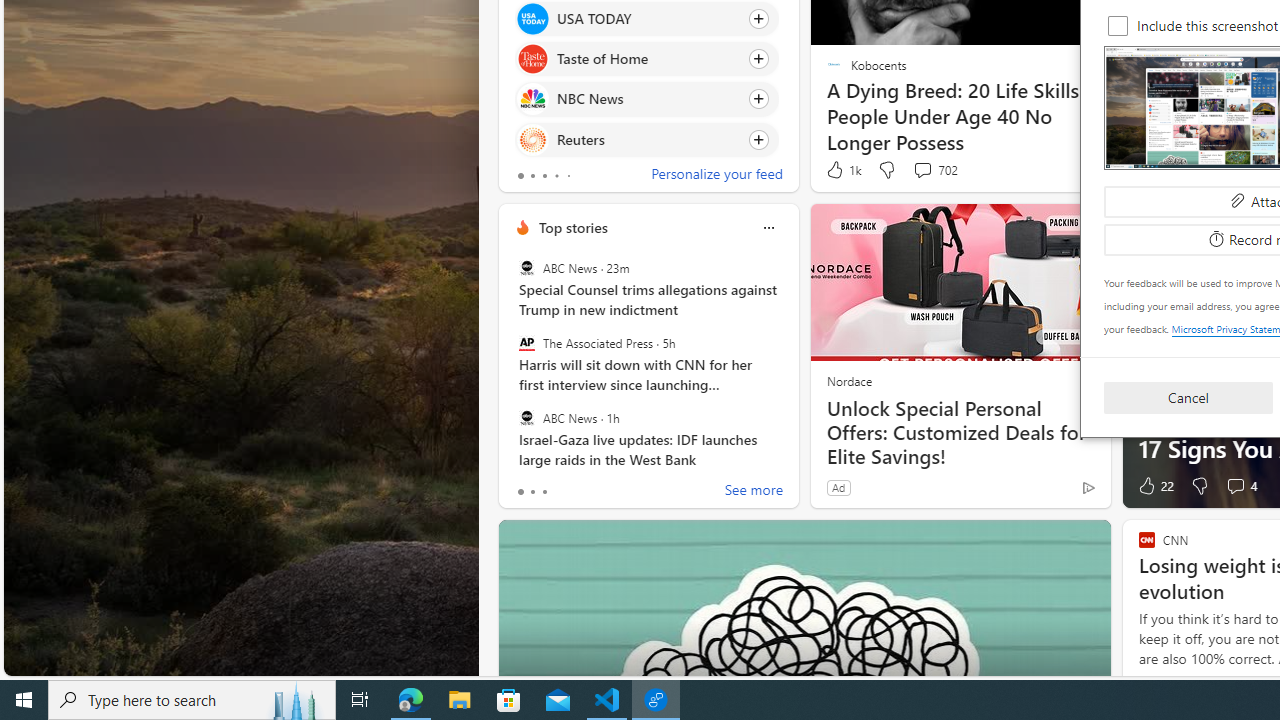 This screenshot has width=1280, height=720. Describe the element at coordinates (767, 227) in the screenshot. I see `'Class: icon-img'` at that location.